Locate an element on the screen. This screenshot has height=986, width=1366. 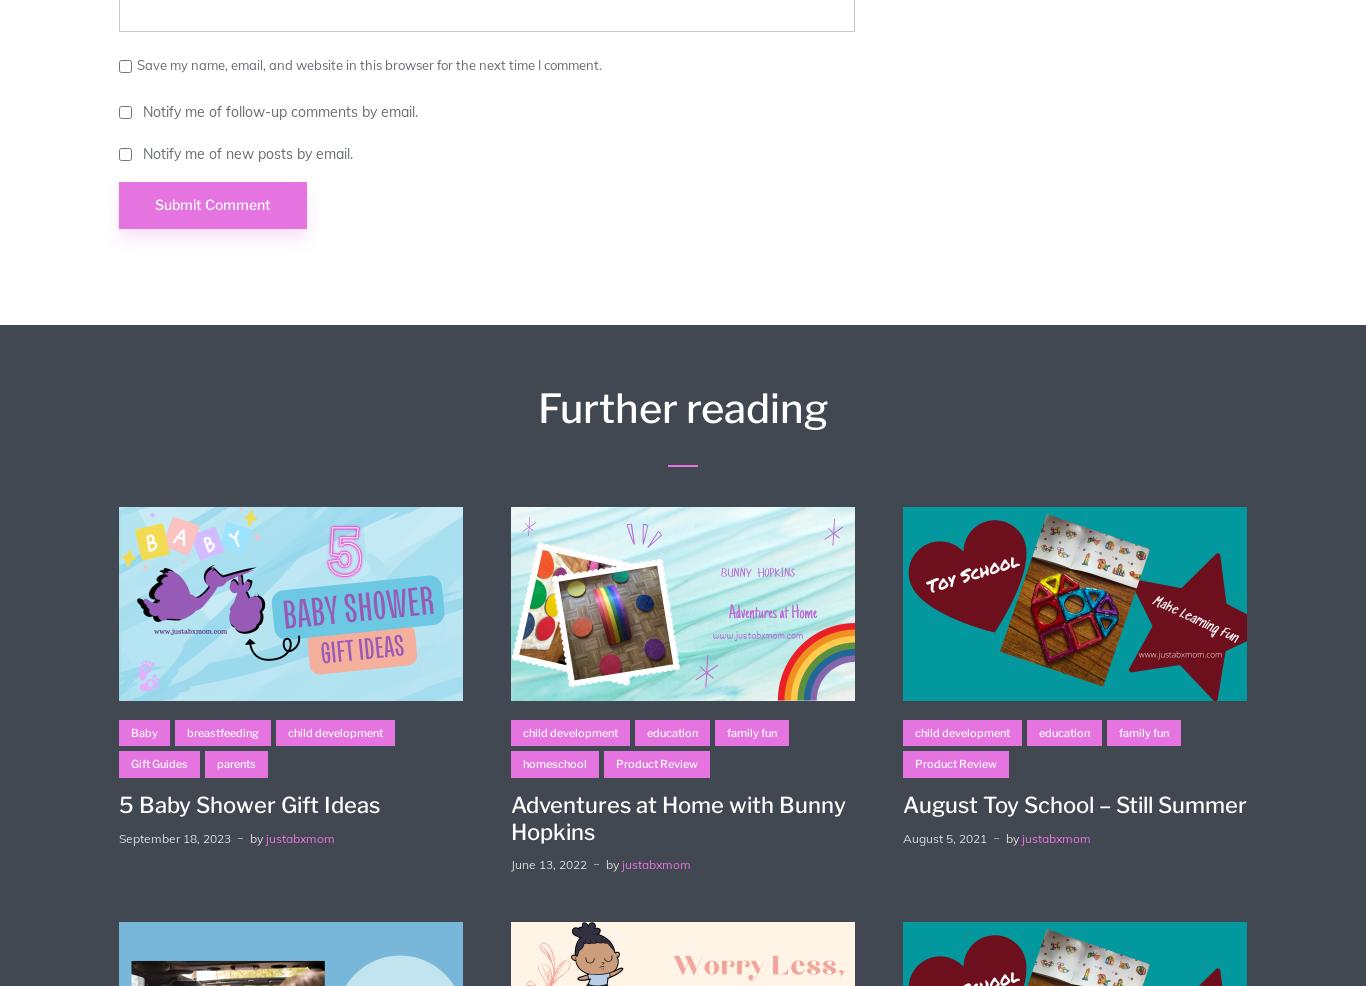
'5 Baby Shower Gift Ideas' is located at coordinates (117, 804).